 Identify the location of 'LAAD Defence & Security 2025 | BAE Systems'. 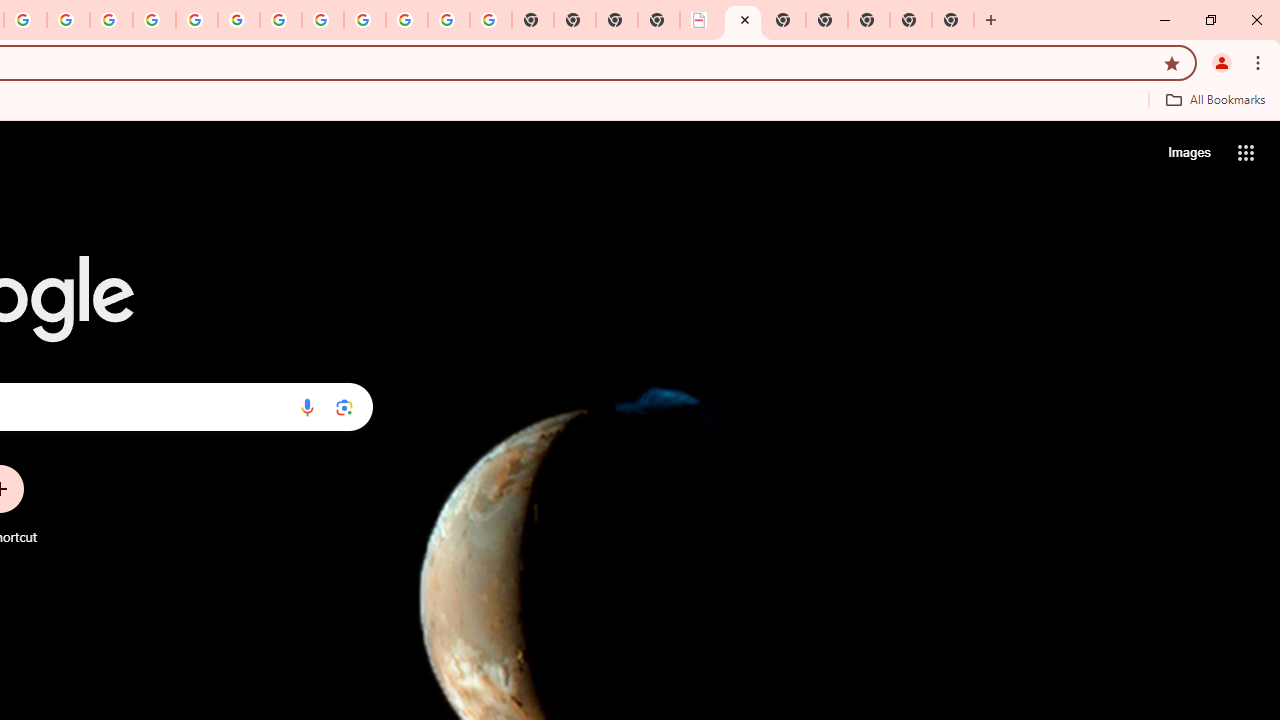
(700, 20).